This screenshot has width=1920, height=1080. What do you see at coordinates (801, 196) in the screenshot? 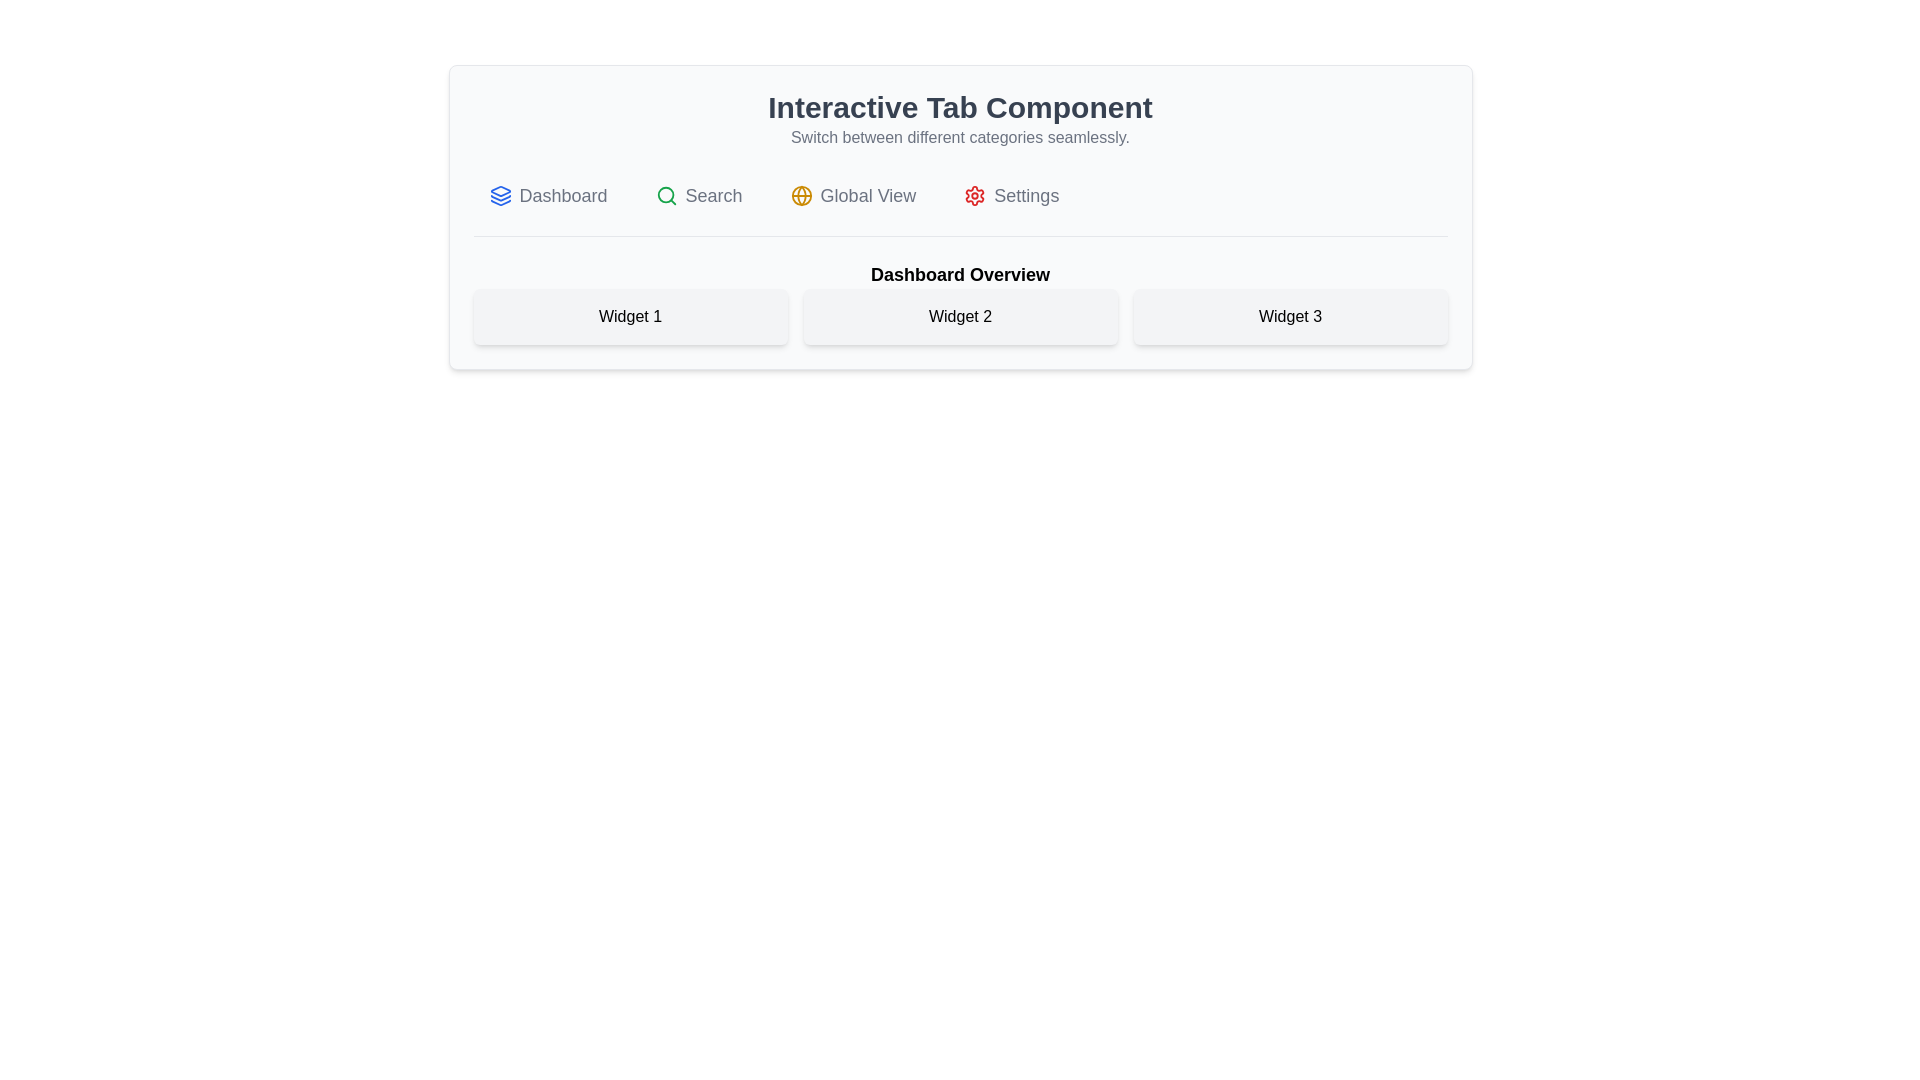
I see `the inner circular component of the 'Global View' icon in the top navigation menu, located between the 'Search' and 'Settings' options` at bounding box center [801, 196].